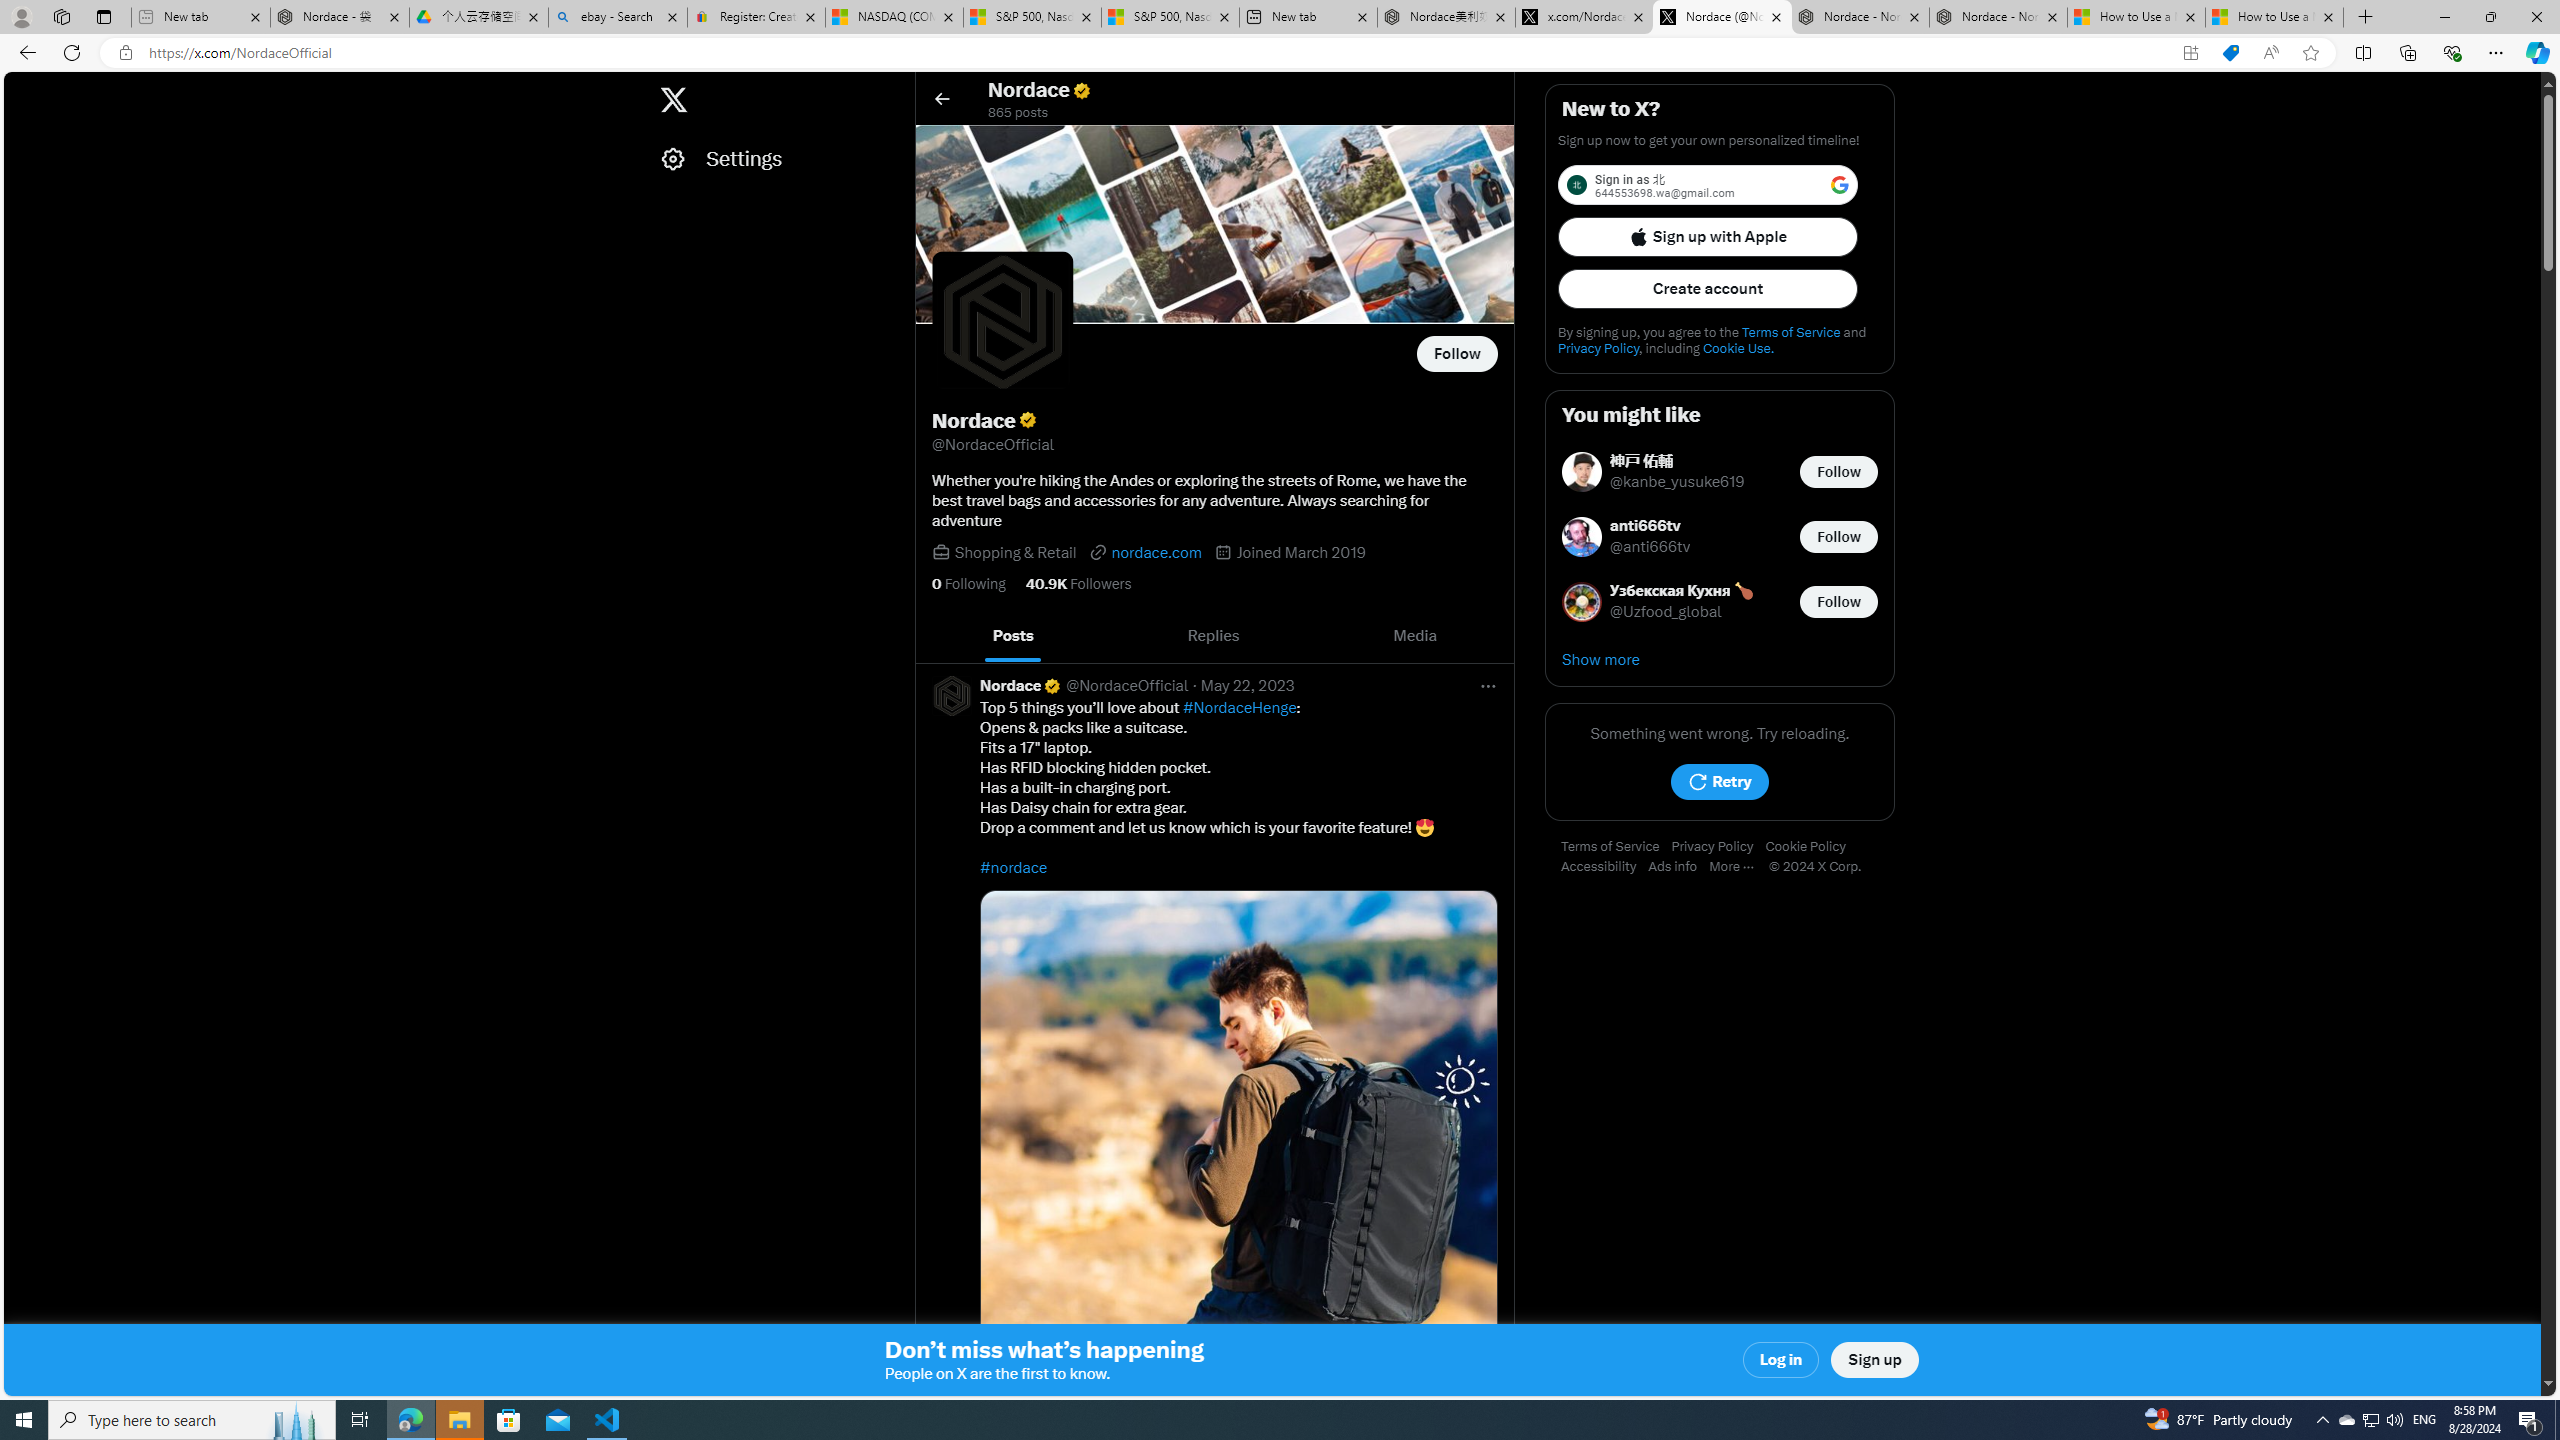 The width and height of the screenshot is (2560, 1440). What do you see at coordinates (199, 16) in the screenshot?
I see `'New tab - Sleeping'` at bounding box center [199, 16].